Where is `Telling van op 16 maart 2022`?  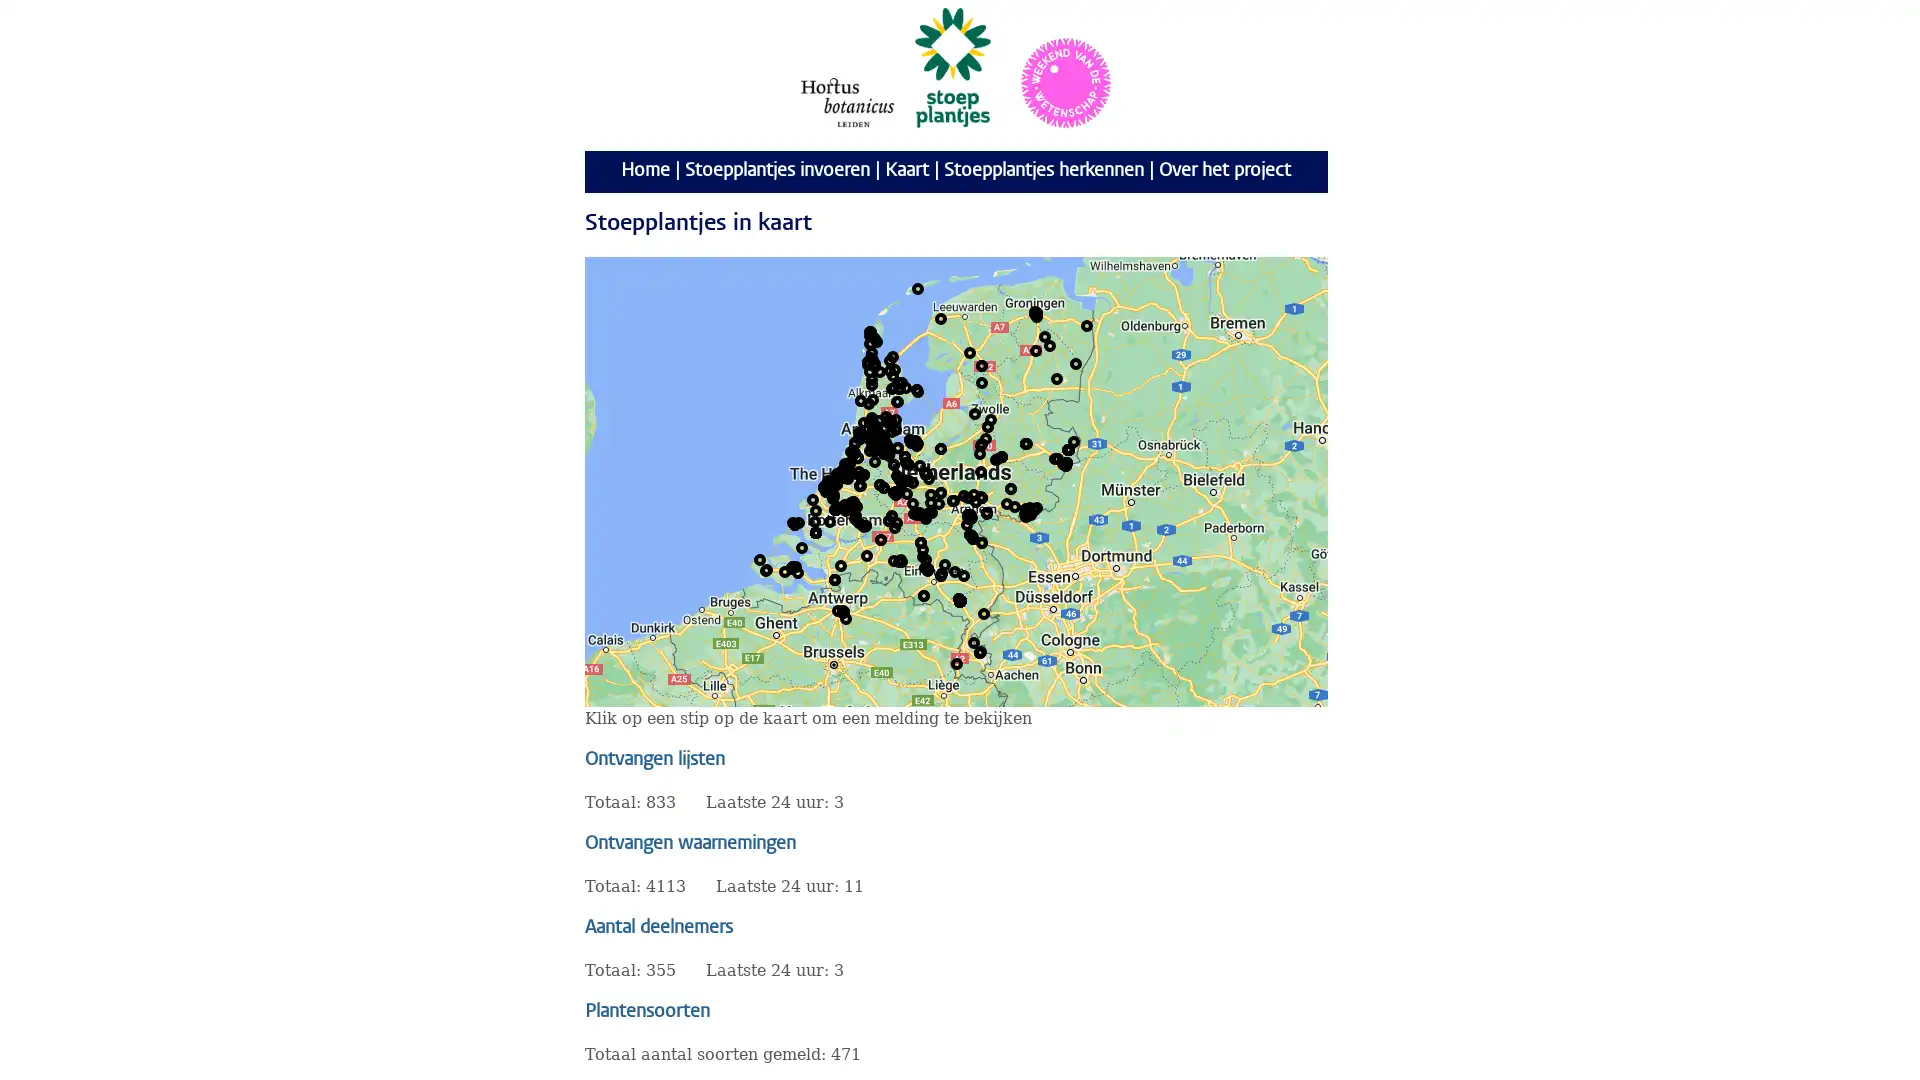
Telling van op 16 maart 2022 is located at coordinates (869, 370).